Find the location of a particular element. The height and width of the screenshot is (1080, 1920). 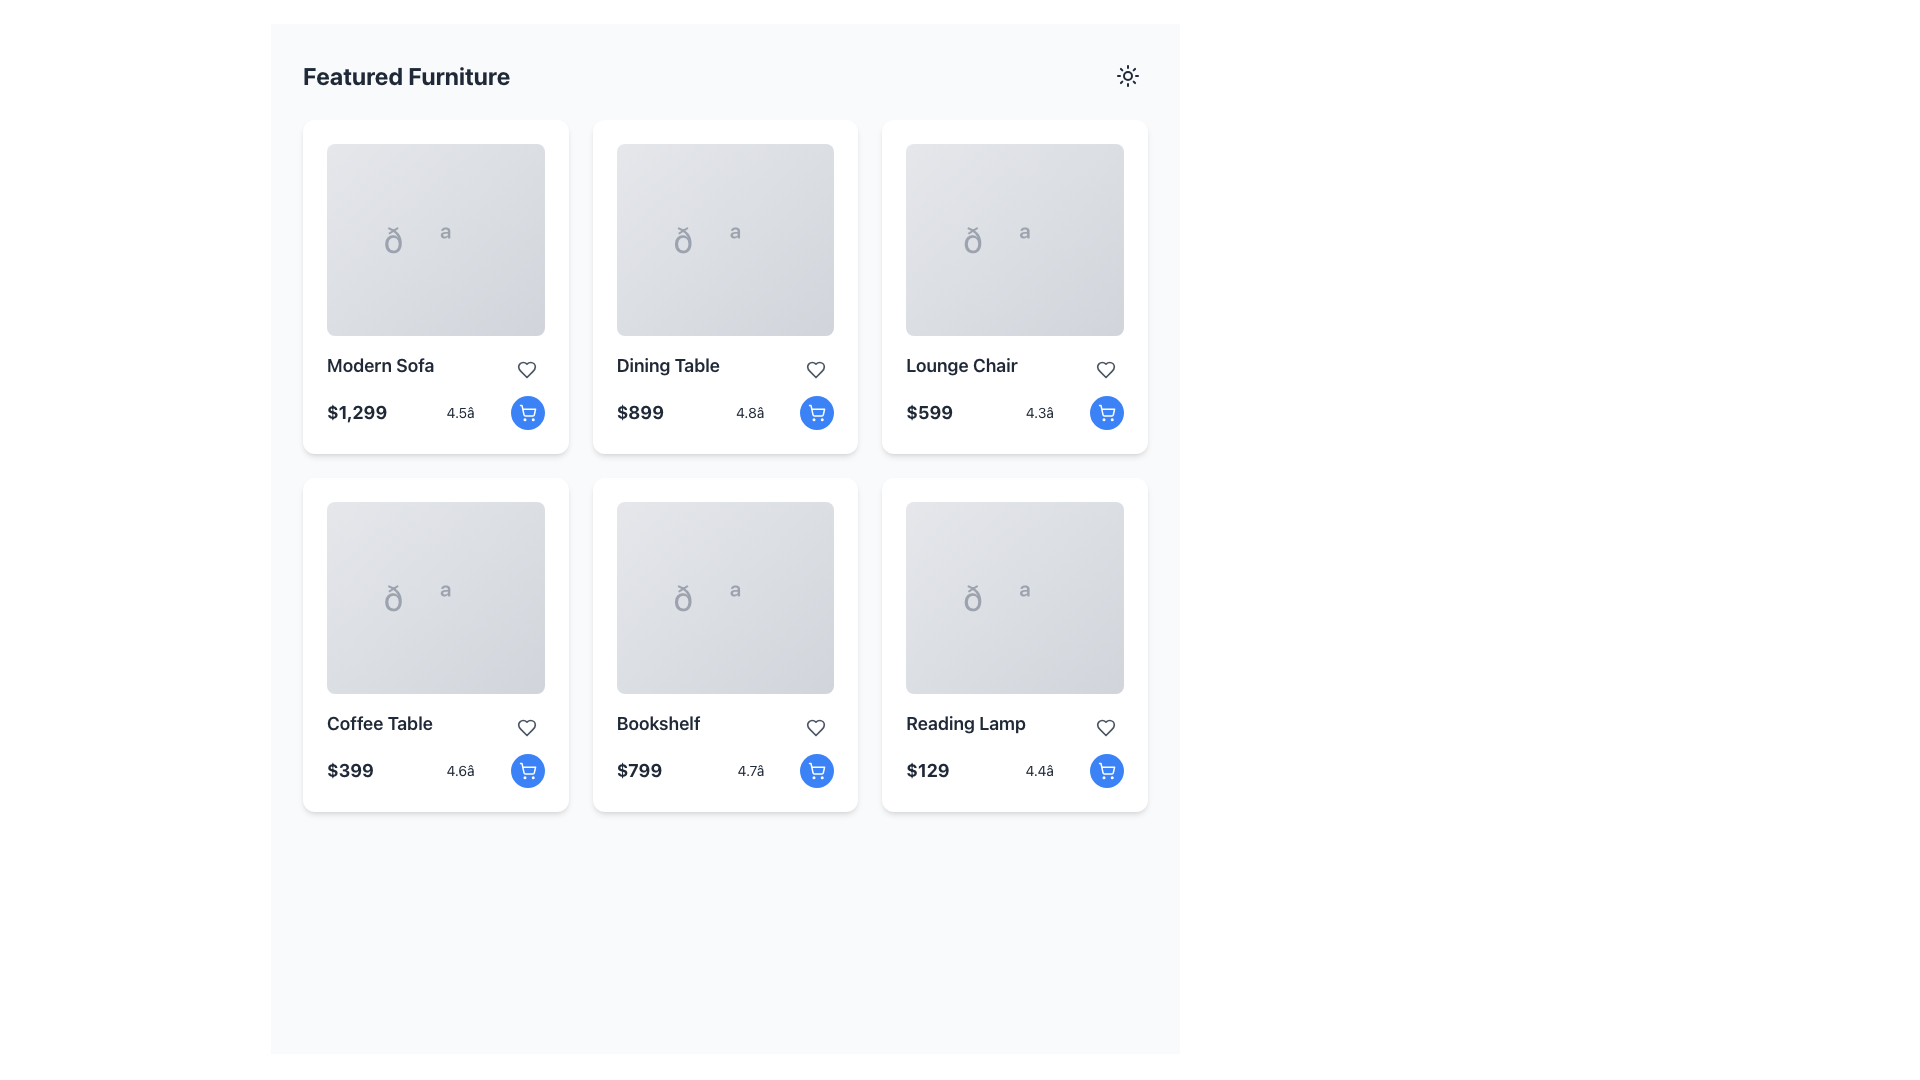

the image placeholder icon for the 'Reading Lamp' product, located at the center of the card in the bottom right section of the featured furniture grid layout is located at coordinates (1015, 596).